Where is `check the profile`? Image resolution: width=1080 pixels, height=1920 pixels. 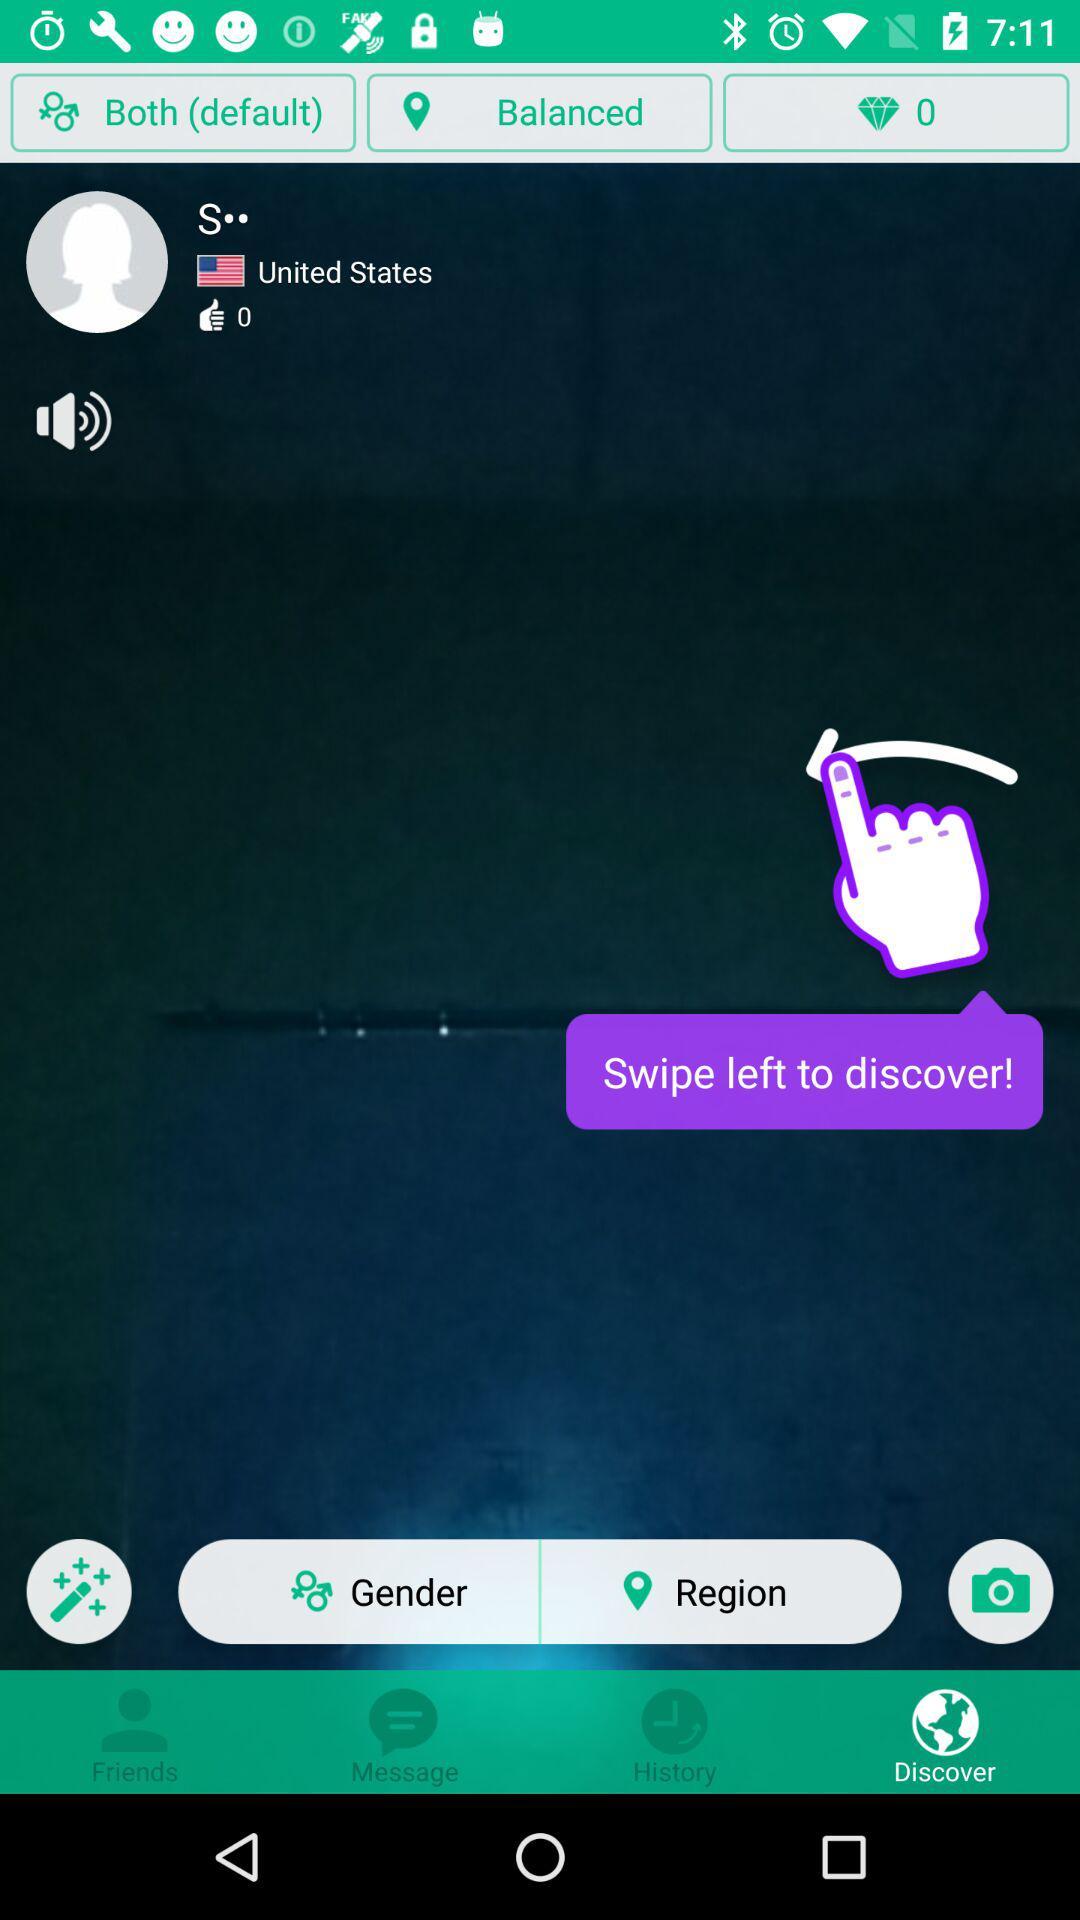
check the profile is located at coordinates (97, 261).